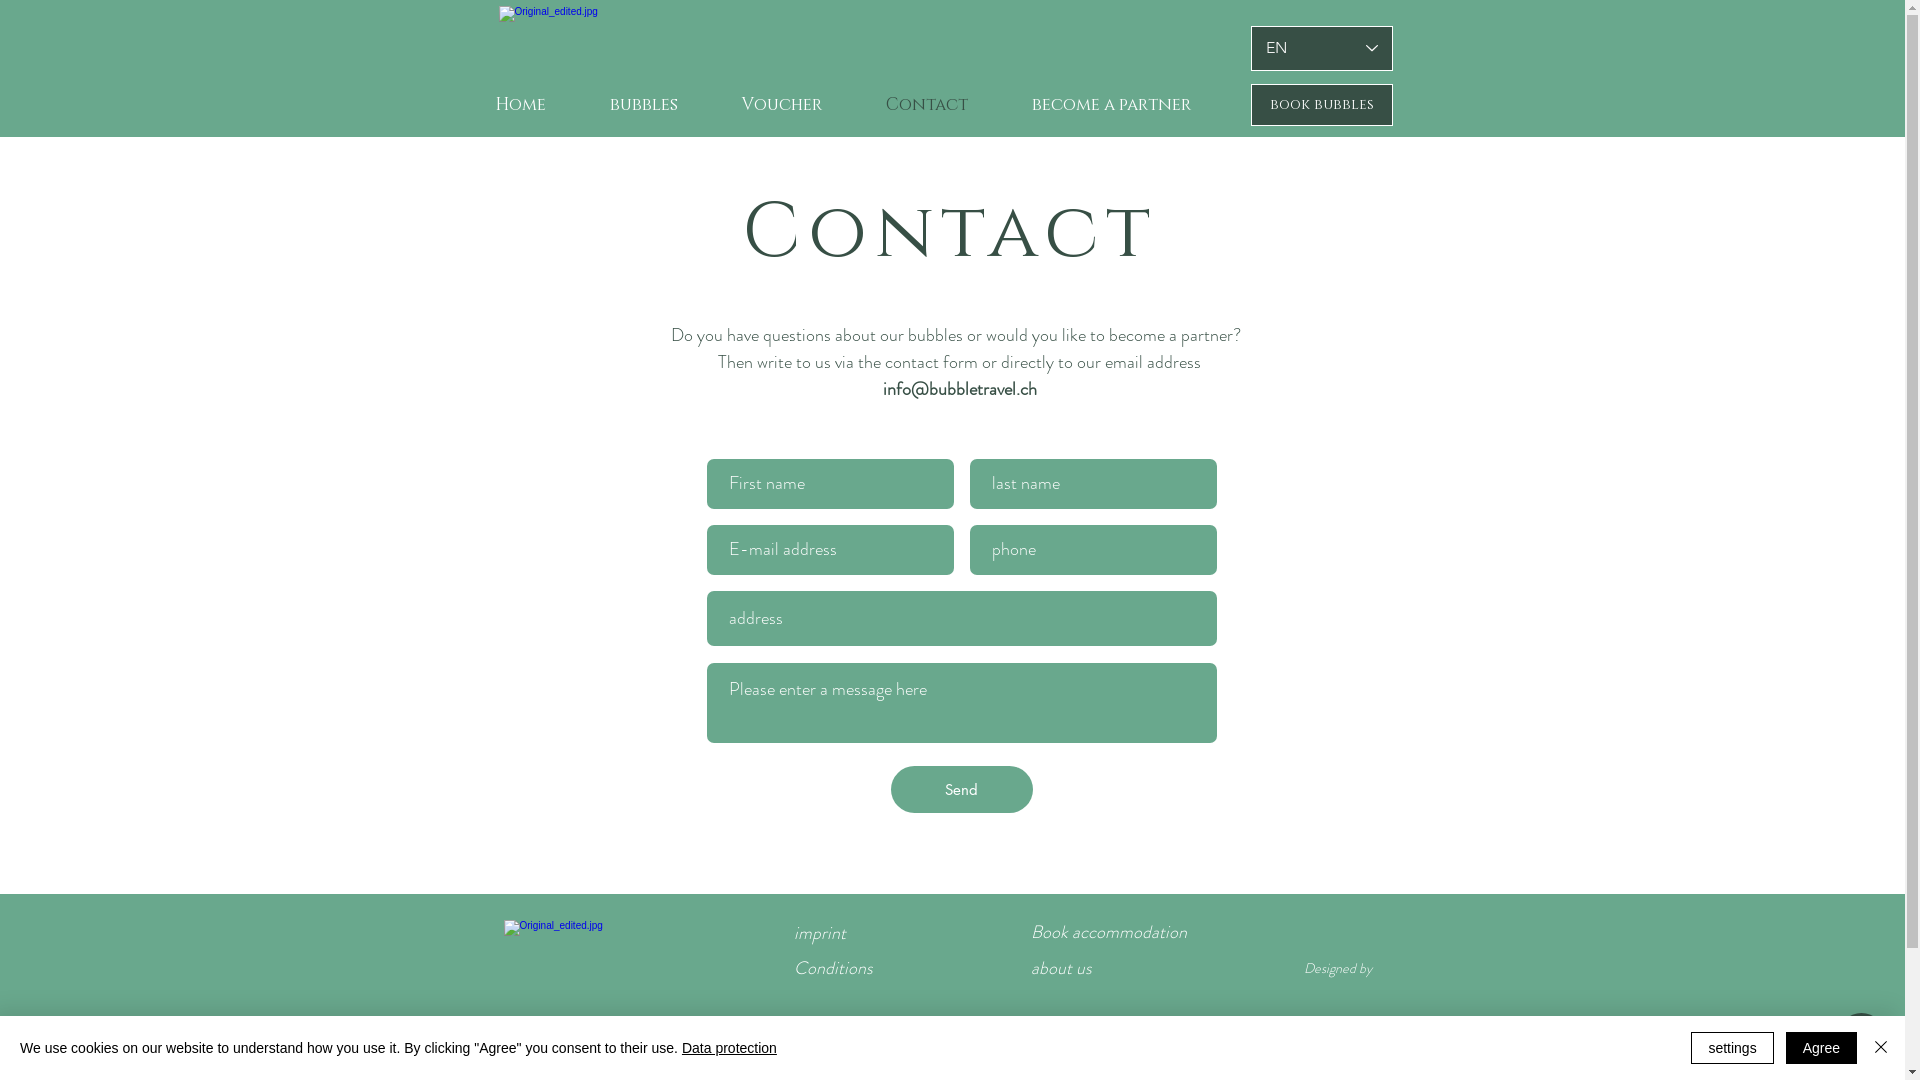 The image size is (1920, 1080). I want to click on 'imprint', so click(792, 933).